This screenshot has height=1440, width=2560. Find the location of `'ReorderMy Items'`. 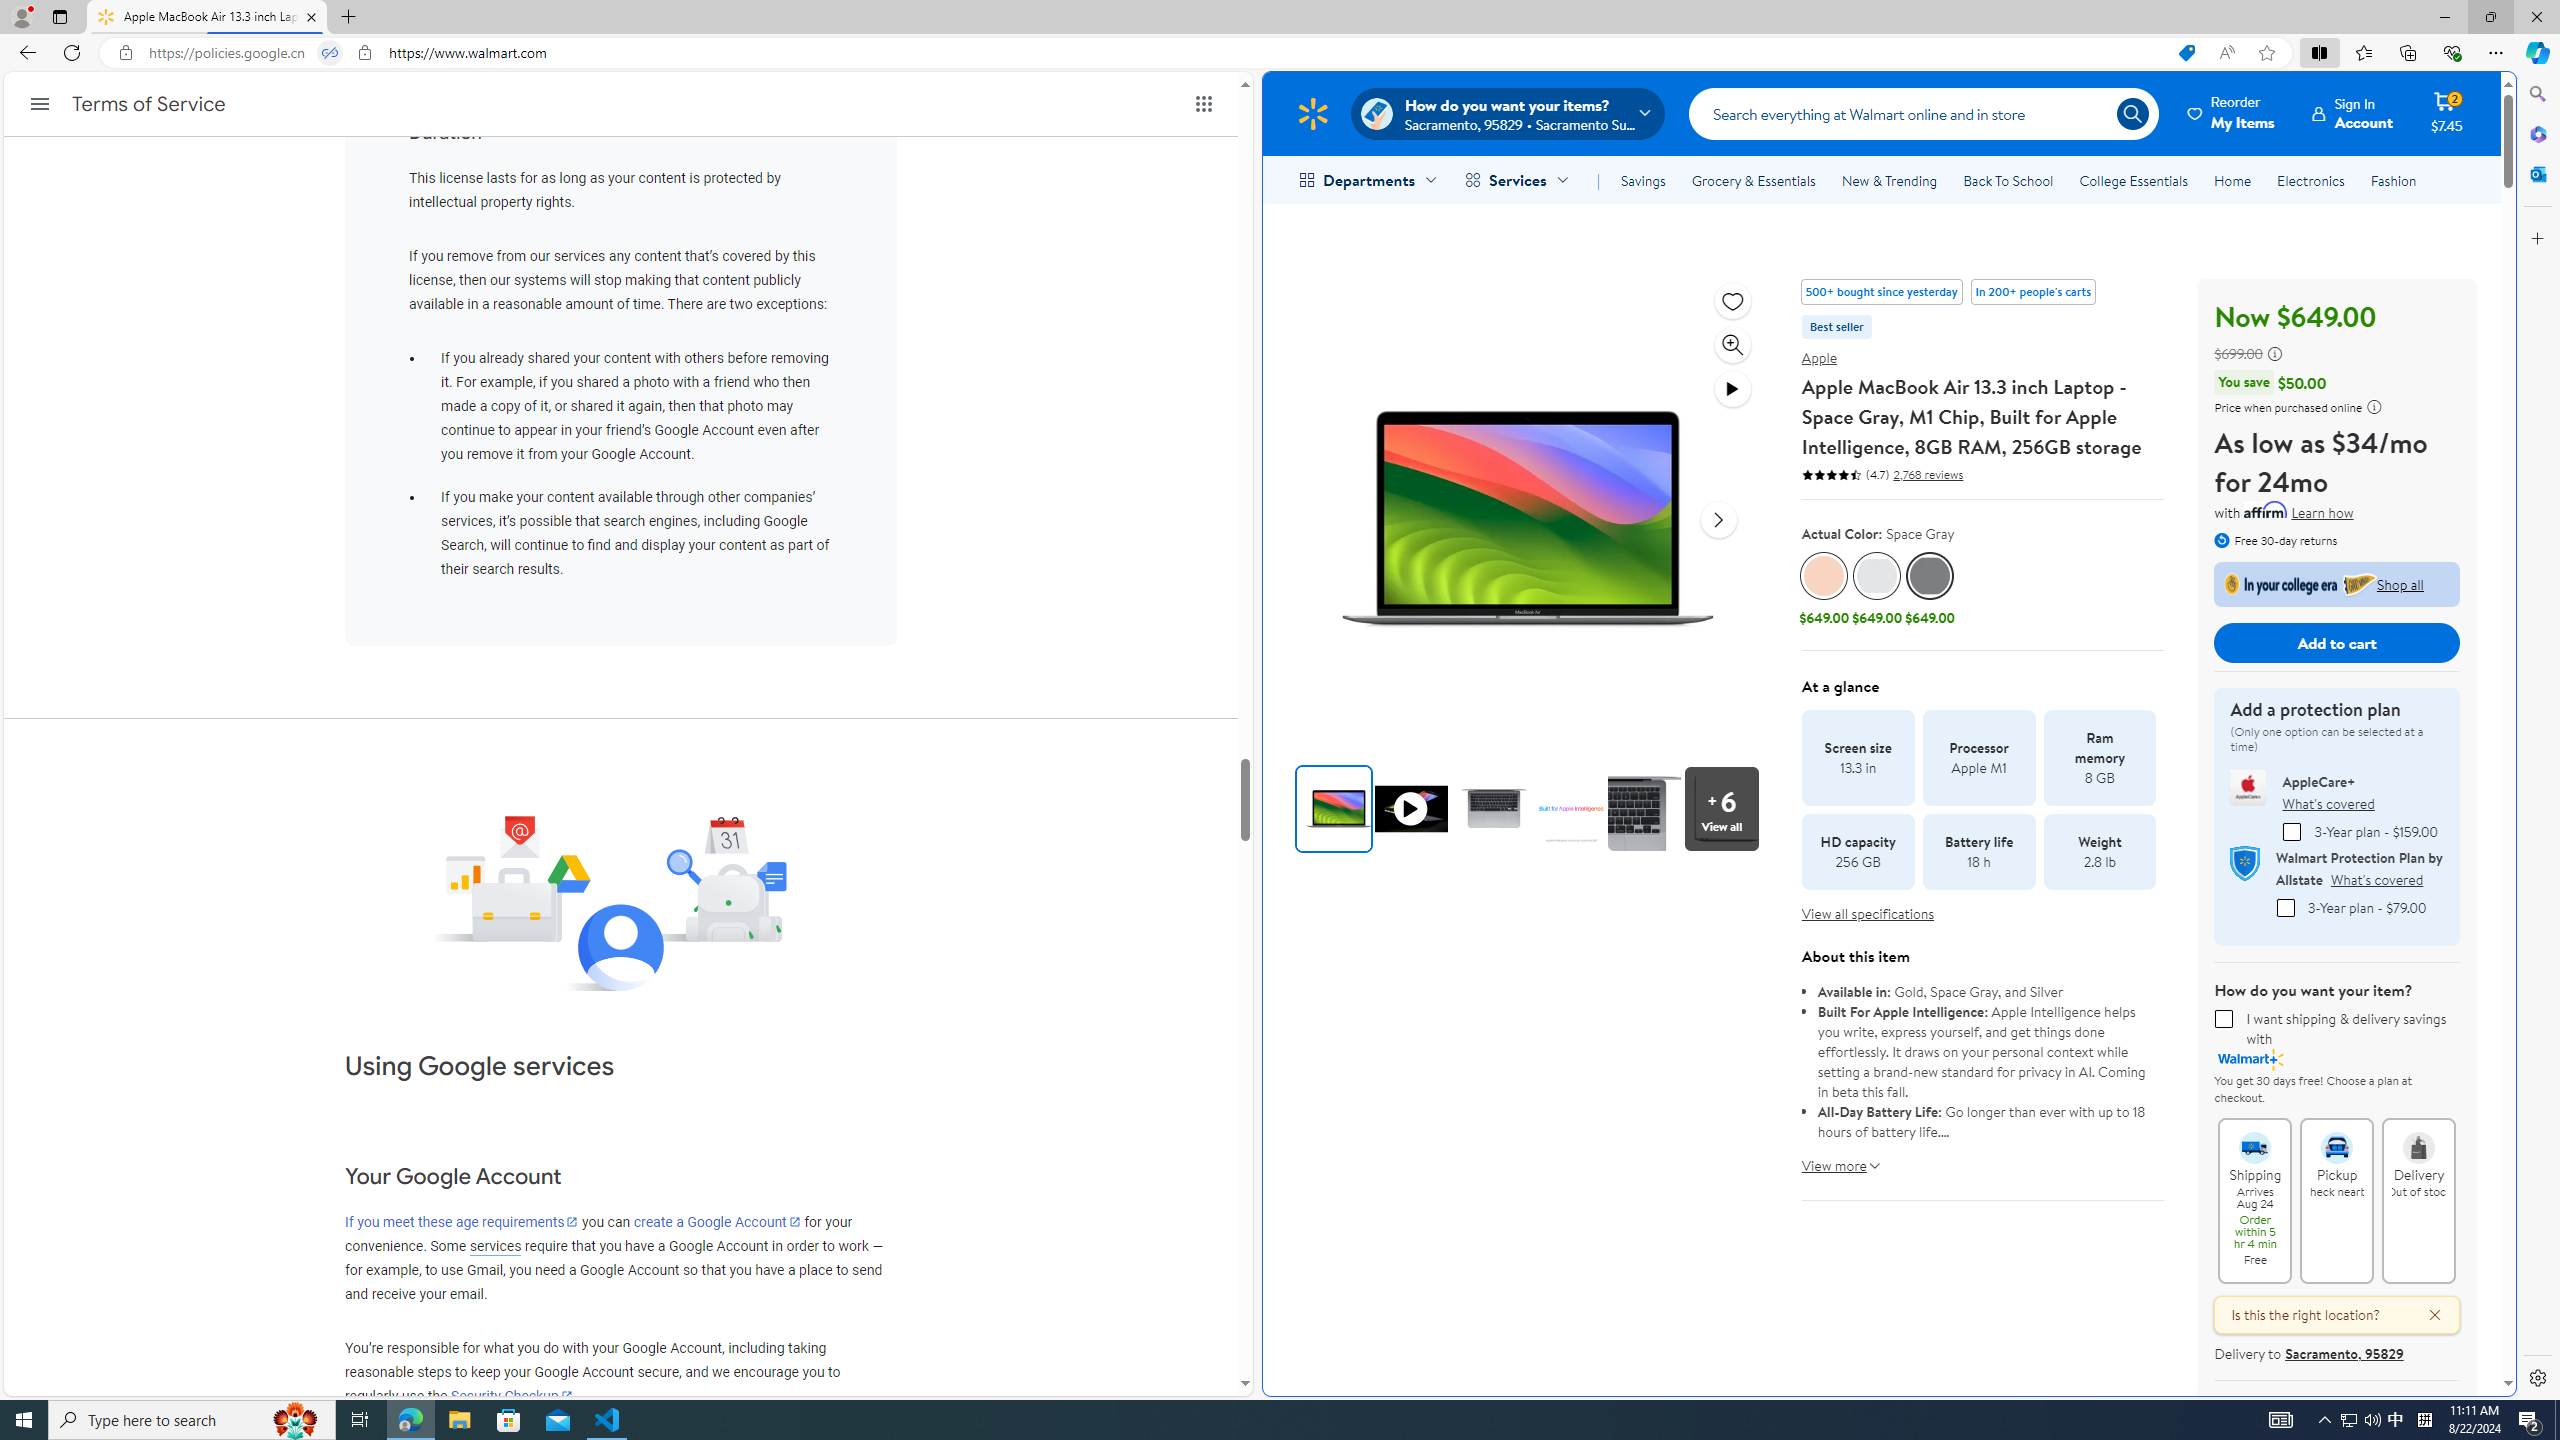

'ReorderMy Items' is located at coordinates (2231, 112).